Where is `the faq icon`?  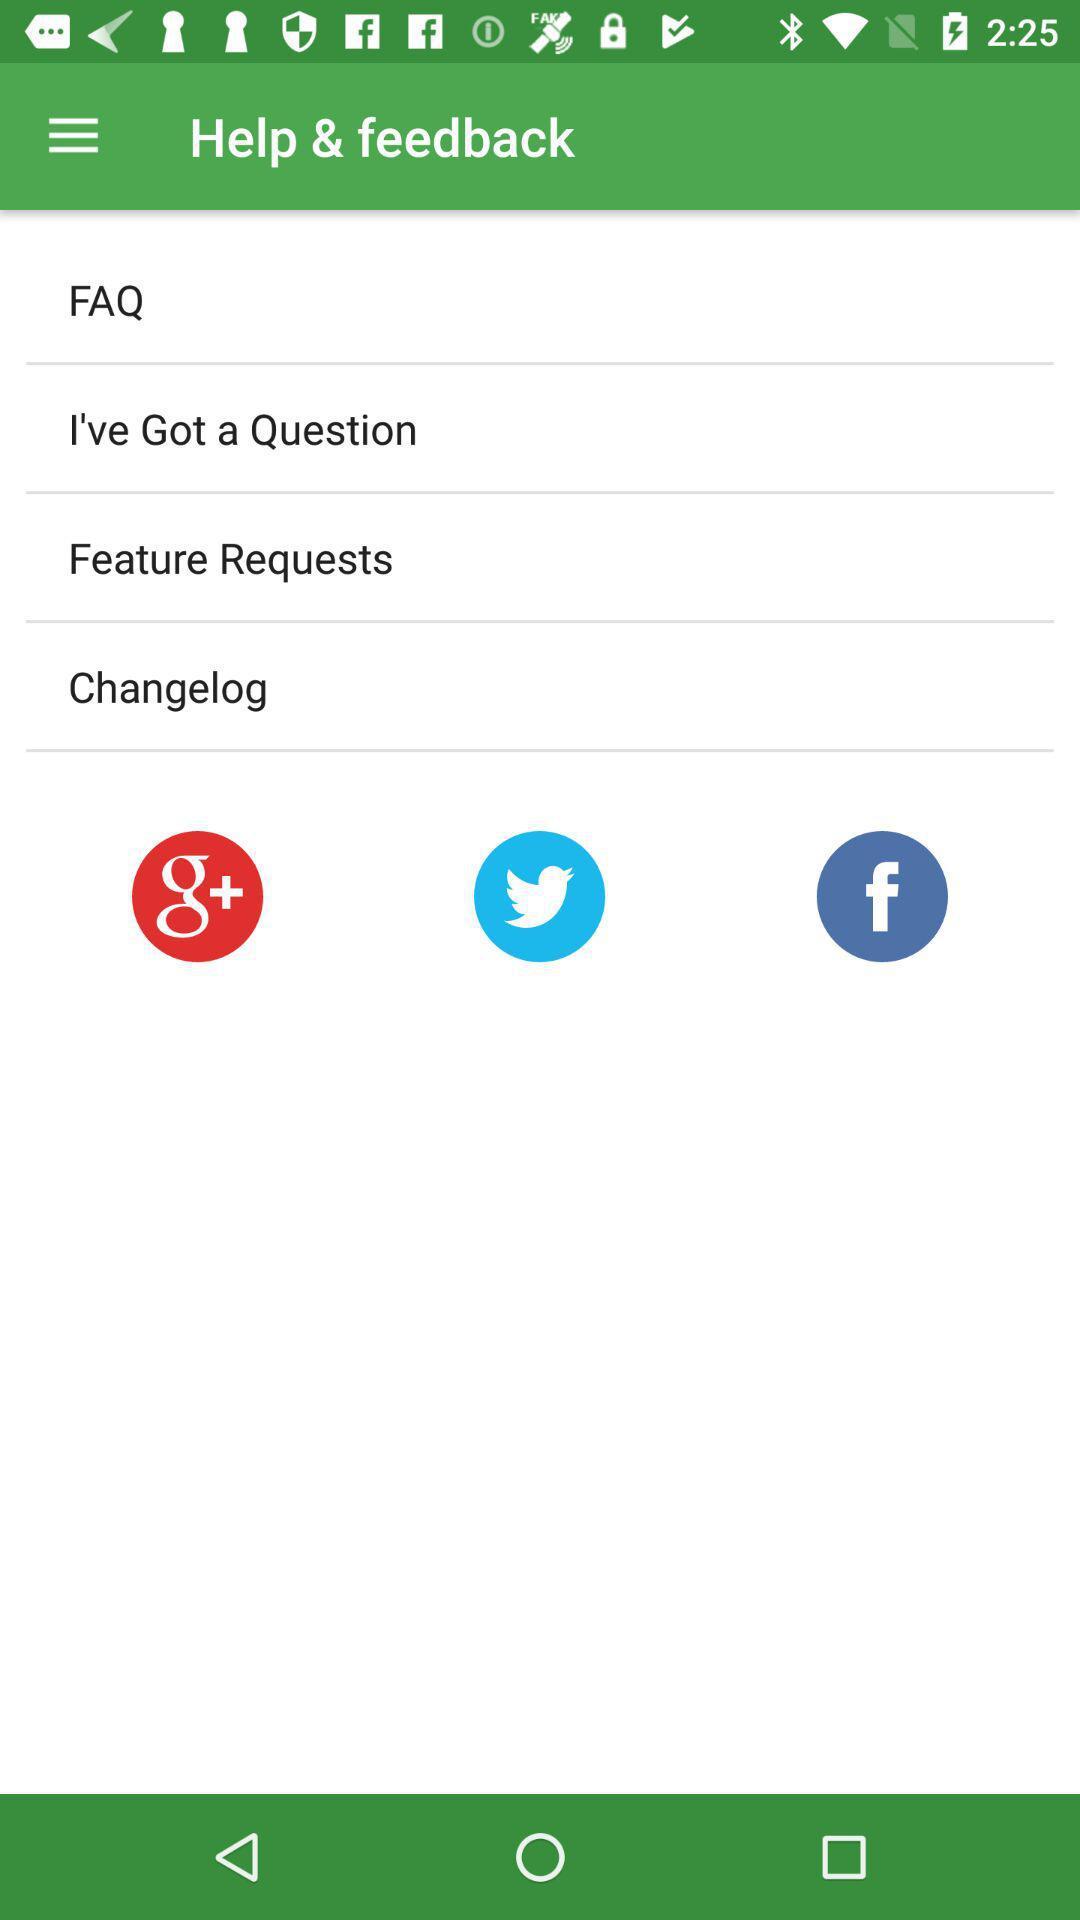 the faq icon is located at coordinates (540, 298).